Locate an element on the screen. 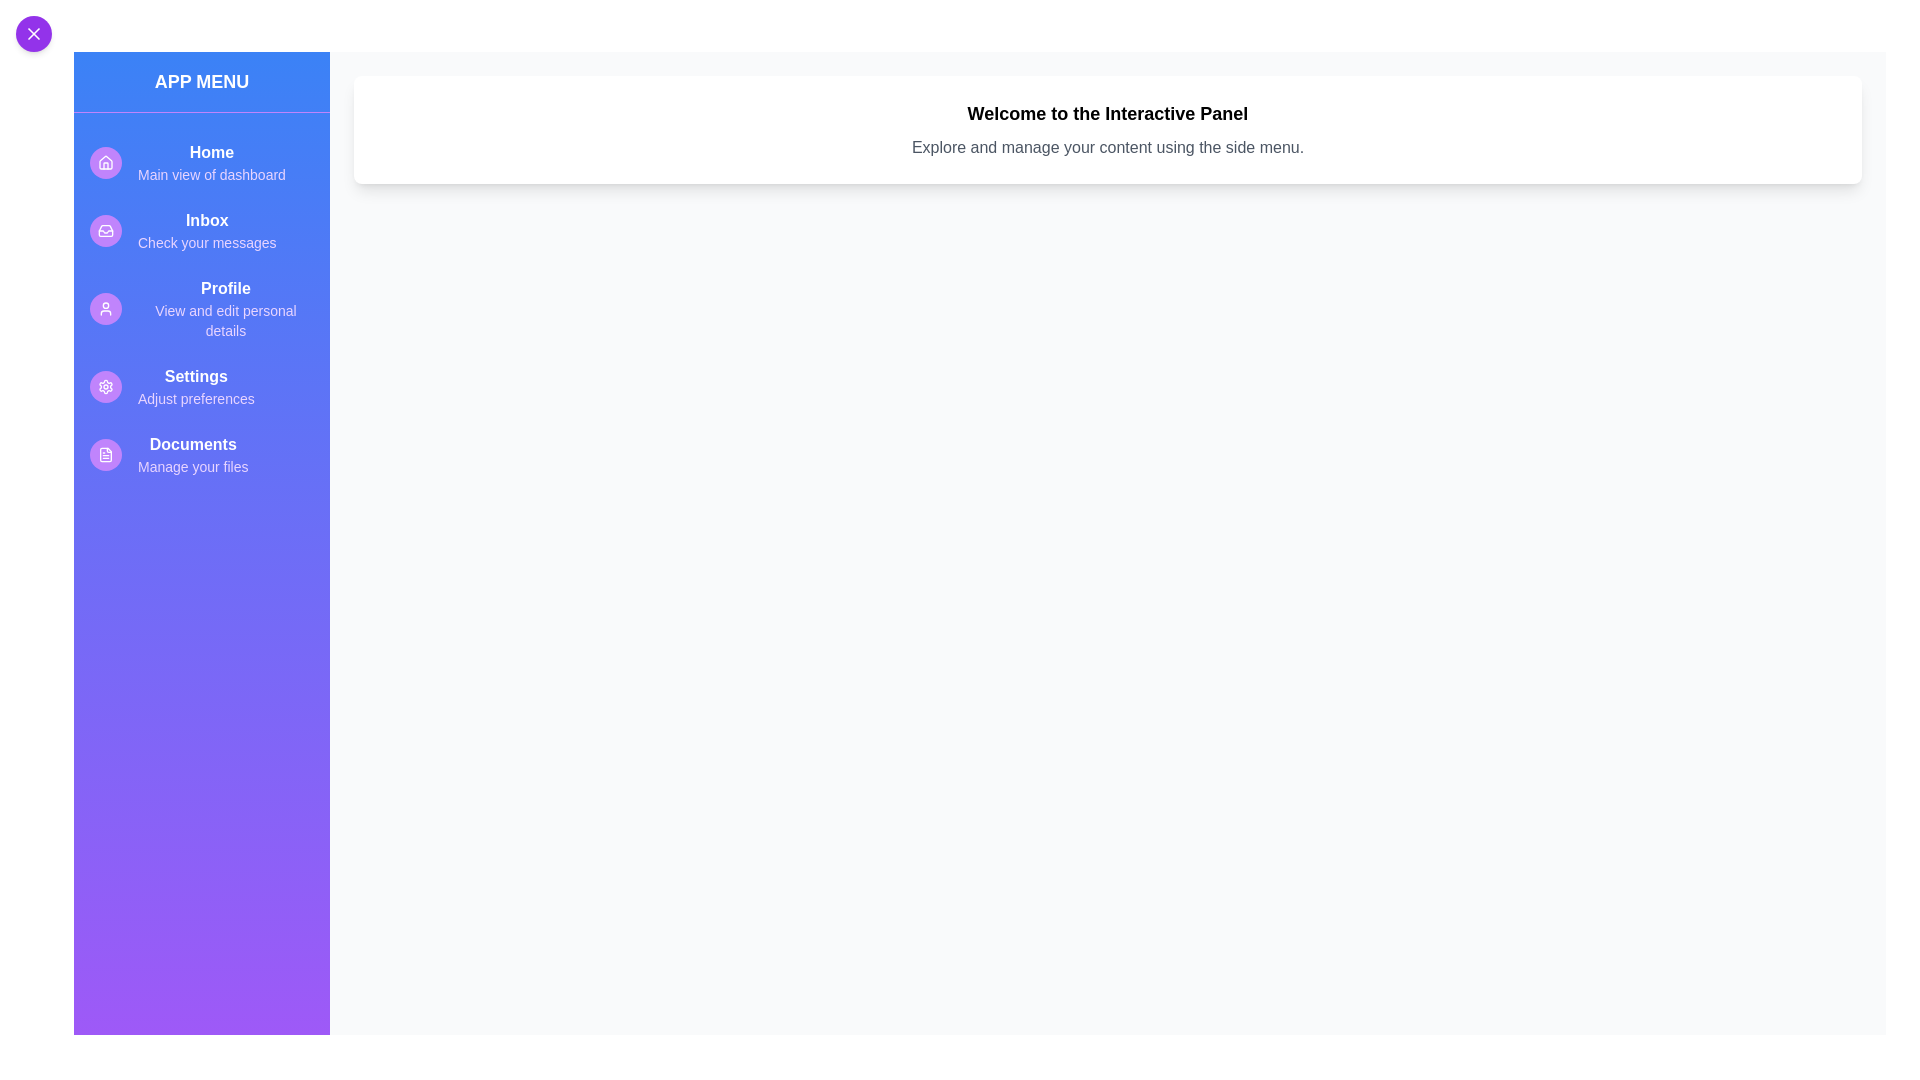 The height and width of the screenshot is (1080, 1920). toggle button at the top-left corner to toggle the sidebar visibility is located at coordinates (33, 34).